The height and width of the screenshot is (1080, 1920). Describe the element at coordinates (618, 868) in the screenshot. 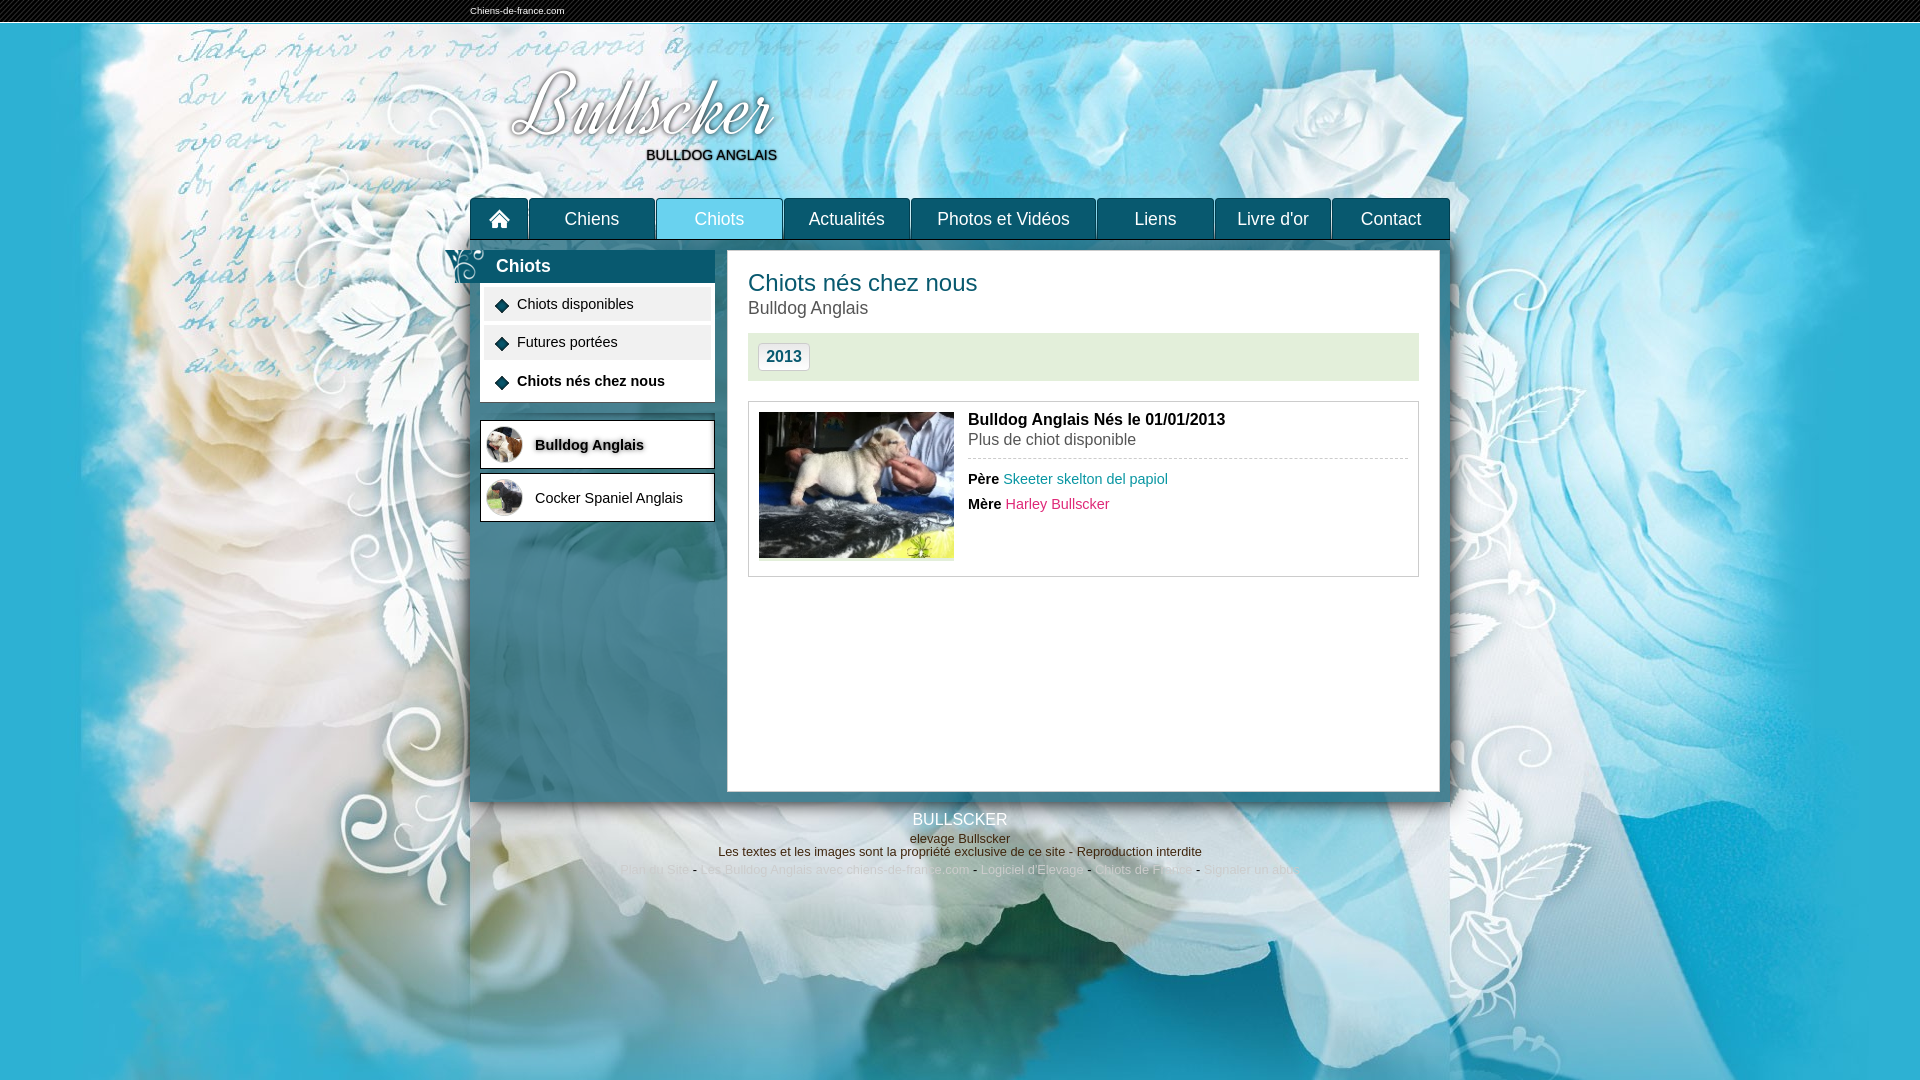

I see `'Plan du Site'` at that location.